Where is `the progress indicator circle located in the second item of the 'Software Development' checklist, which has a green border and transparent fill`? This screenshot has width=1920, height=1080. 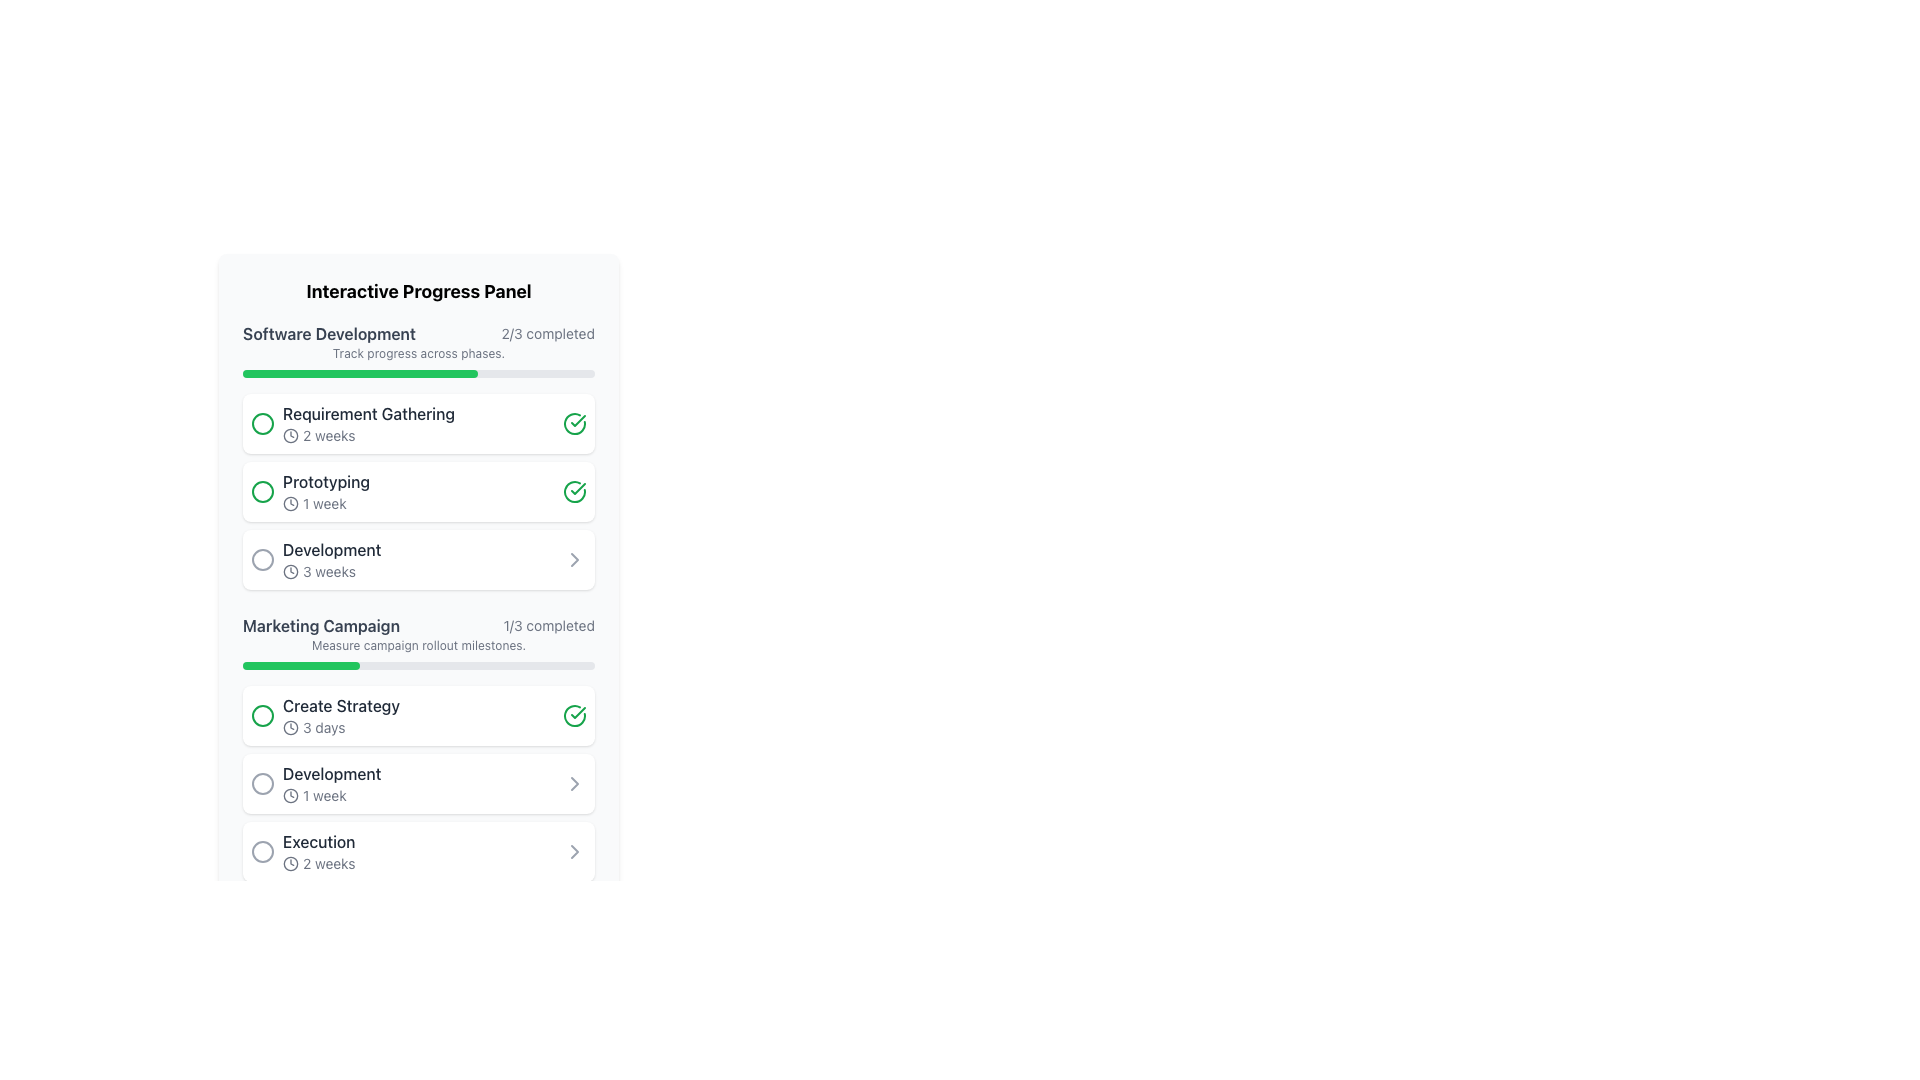 the progress indicator circle located in the second item of the 'Software Development' checklist, which has a green border and transparent fill is located at coordinates (262, 492).